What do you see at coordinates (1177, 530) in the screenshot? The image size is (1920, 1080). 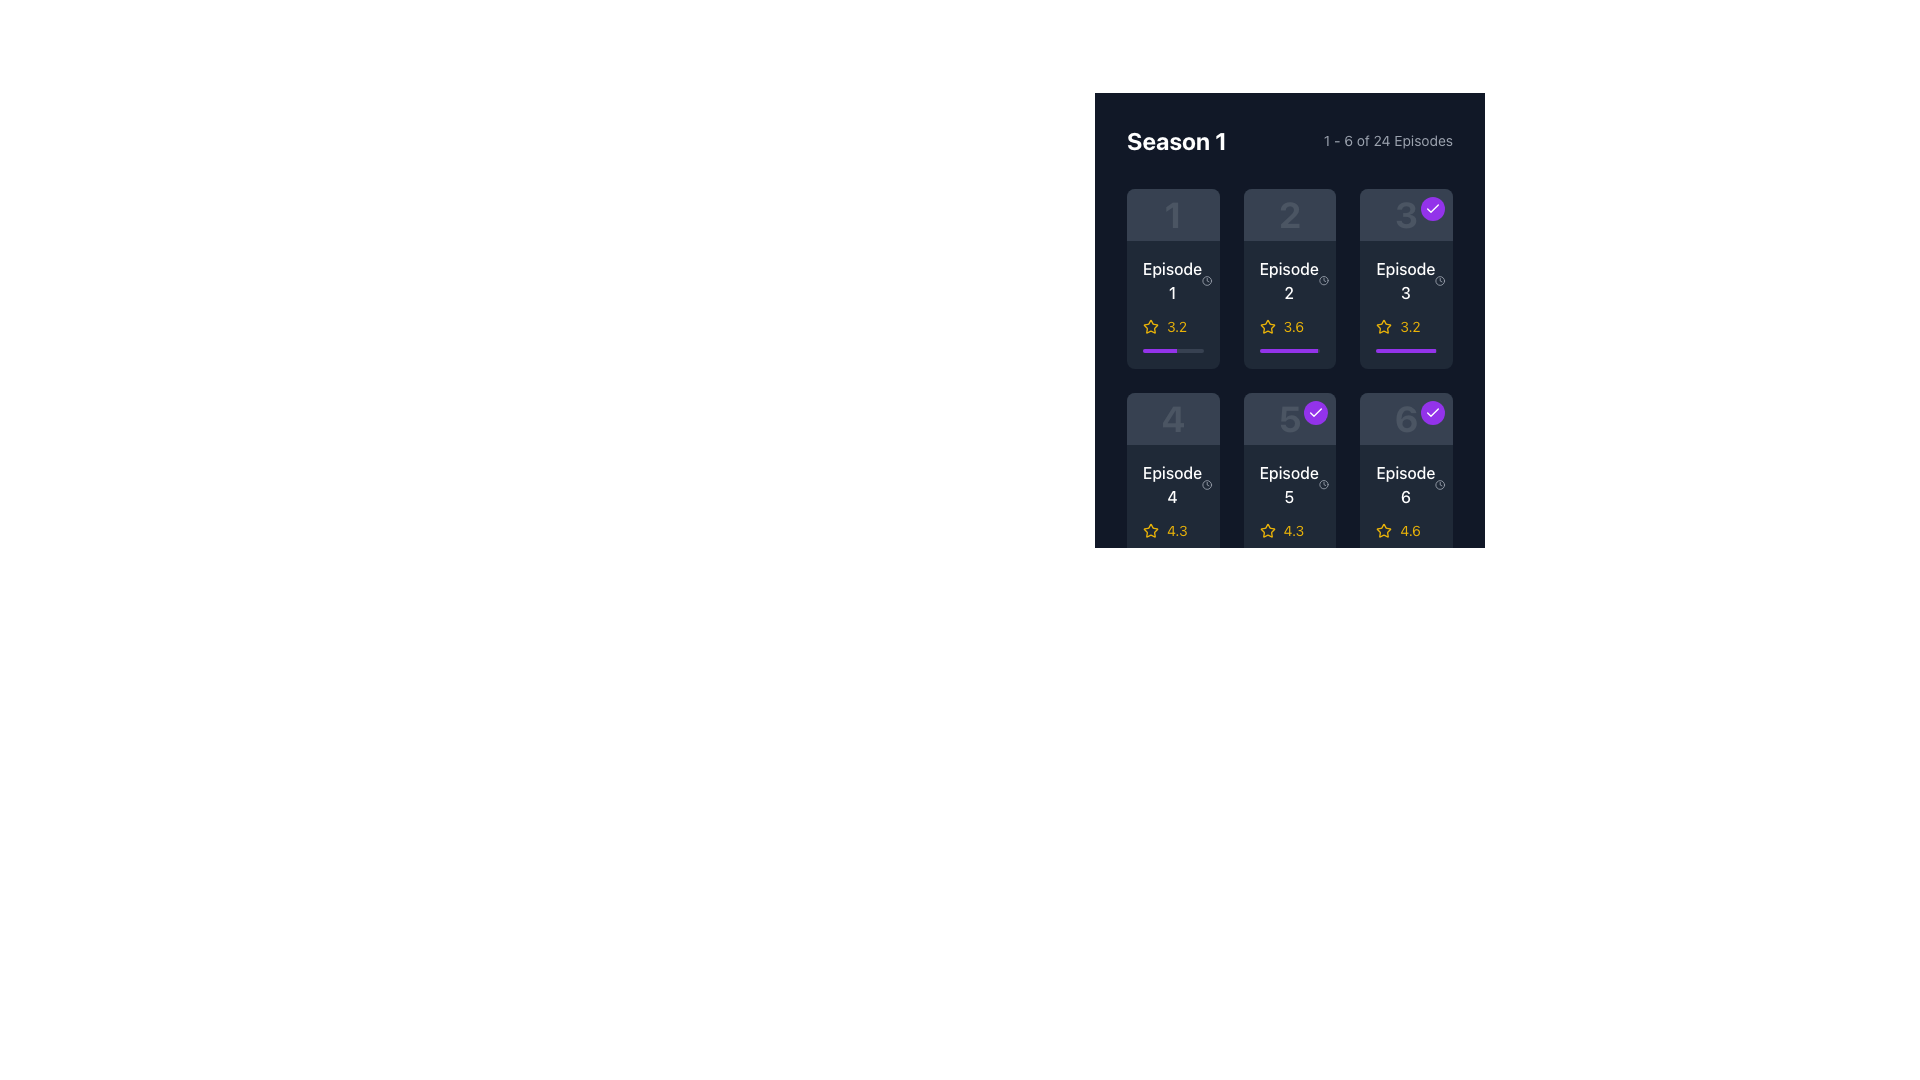 I see `the numeric rating label located in the lower part of Episode 5's card, positioned directly to the right of the yellow star icon` at bounding box center [1177, 530].